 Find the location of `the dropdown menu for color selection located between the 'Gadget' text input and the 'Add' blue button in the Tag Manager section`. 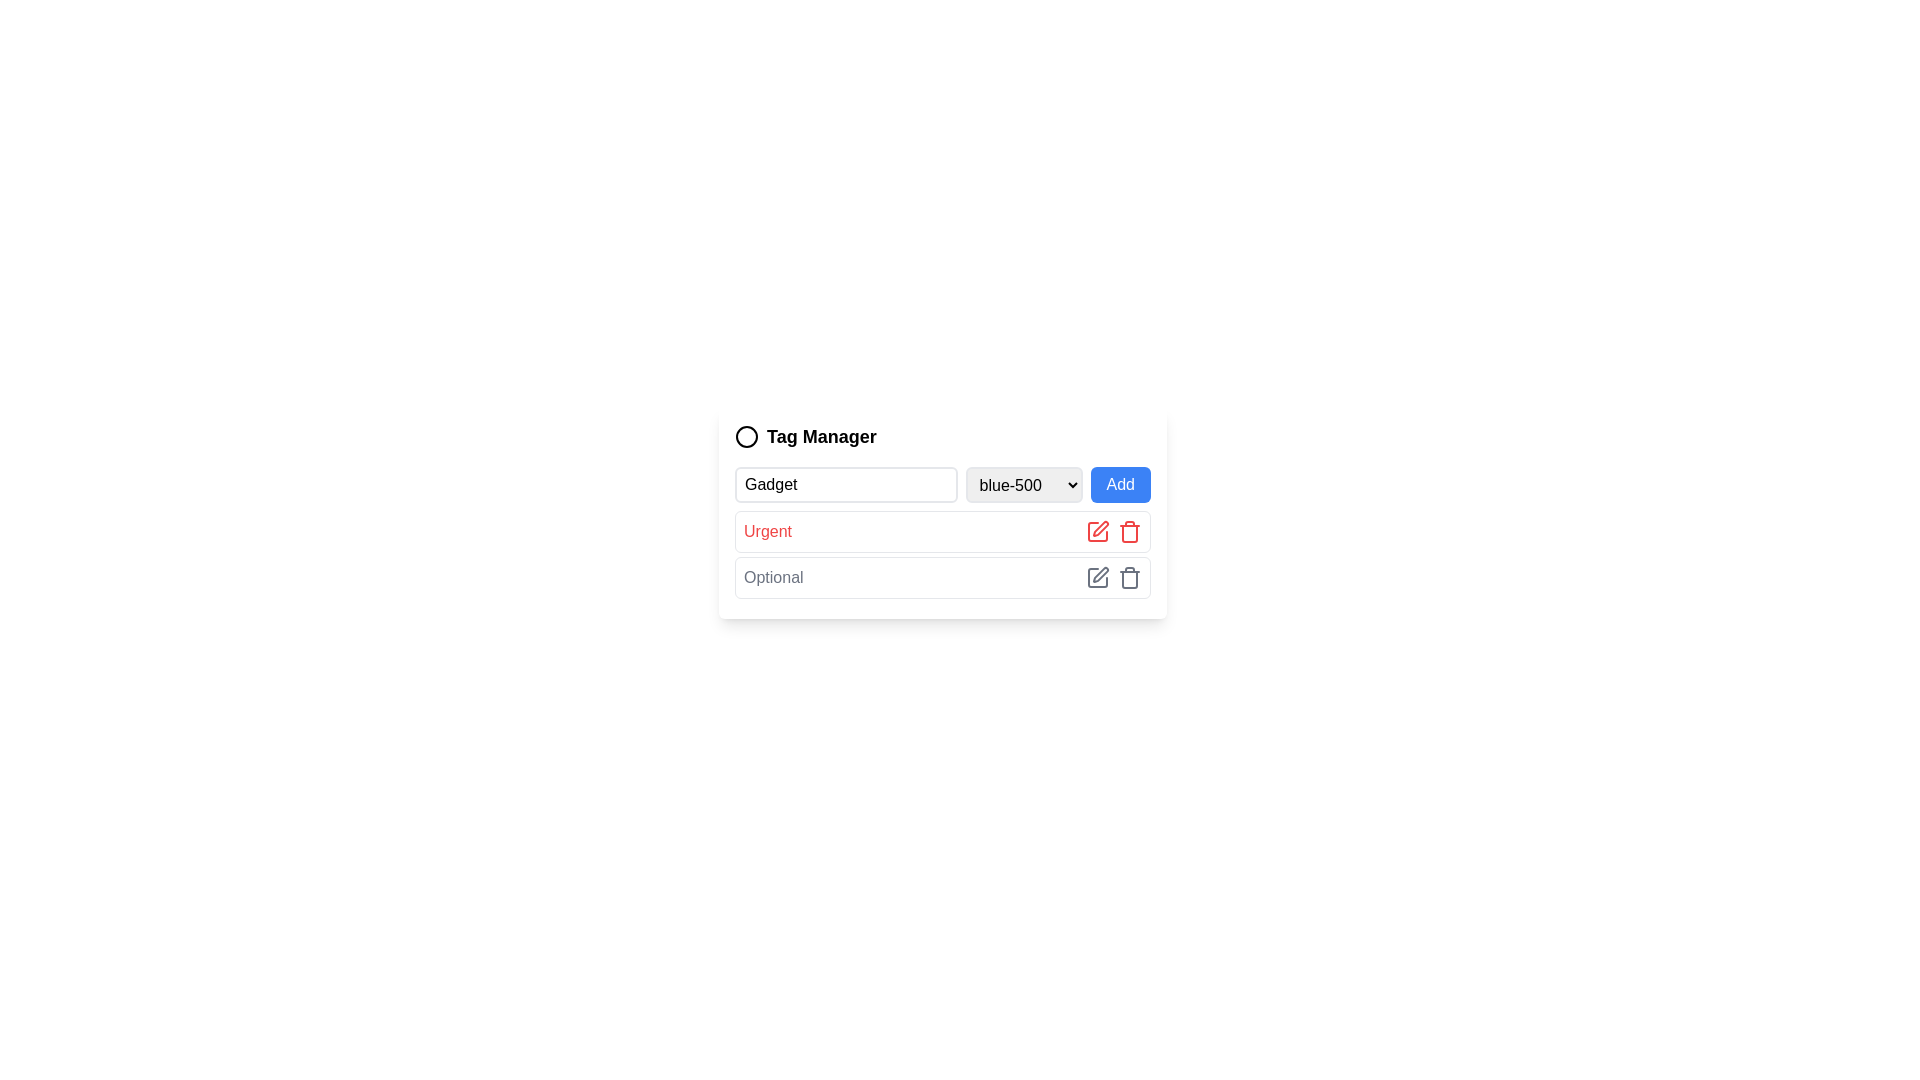

the dropdown menu for color selection located between the 'Gadget' text input and the 'Add' blue button in the Tag Manager section is located at coordinates (1023, 485).